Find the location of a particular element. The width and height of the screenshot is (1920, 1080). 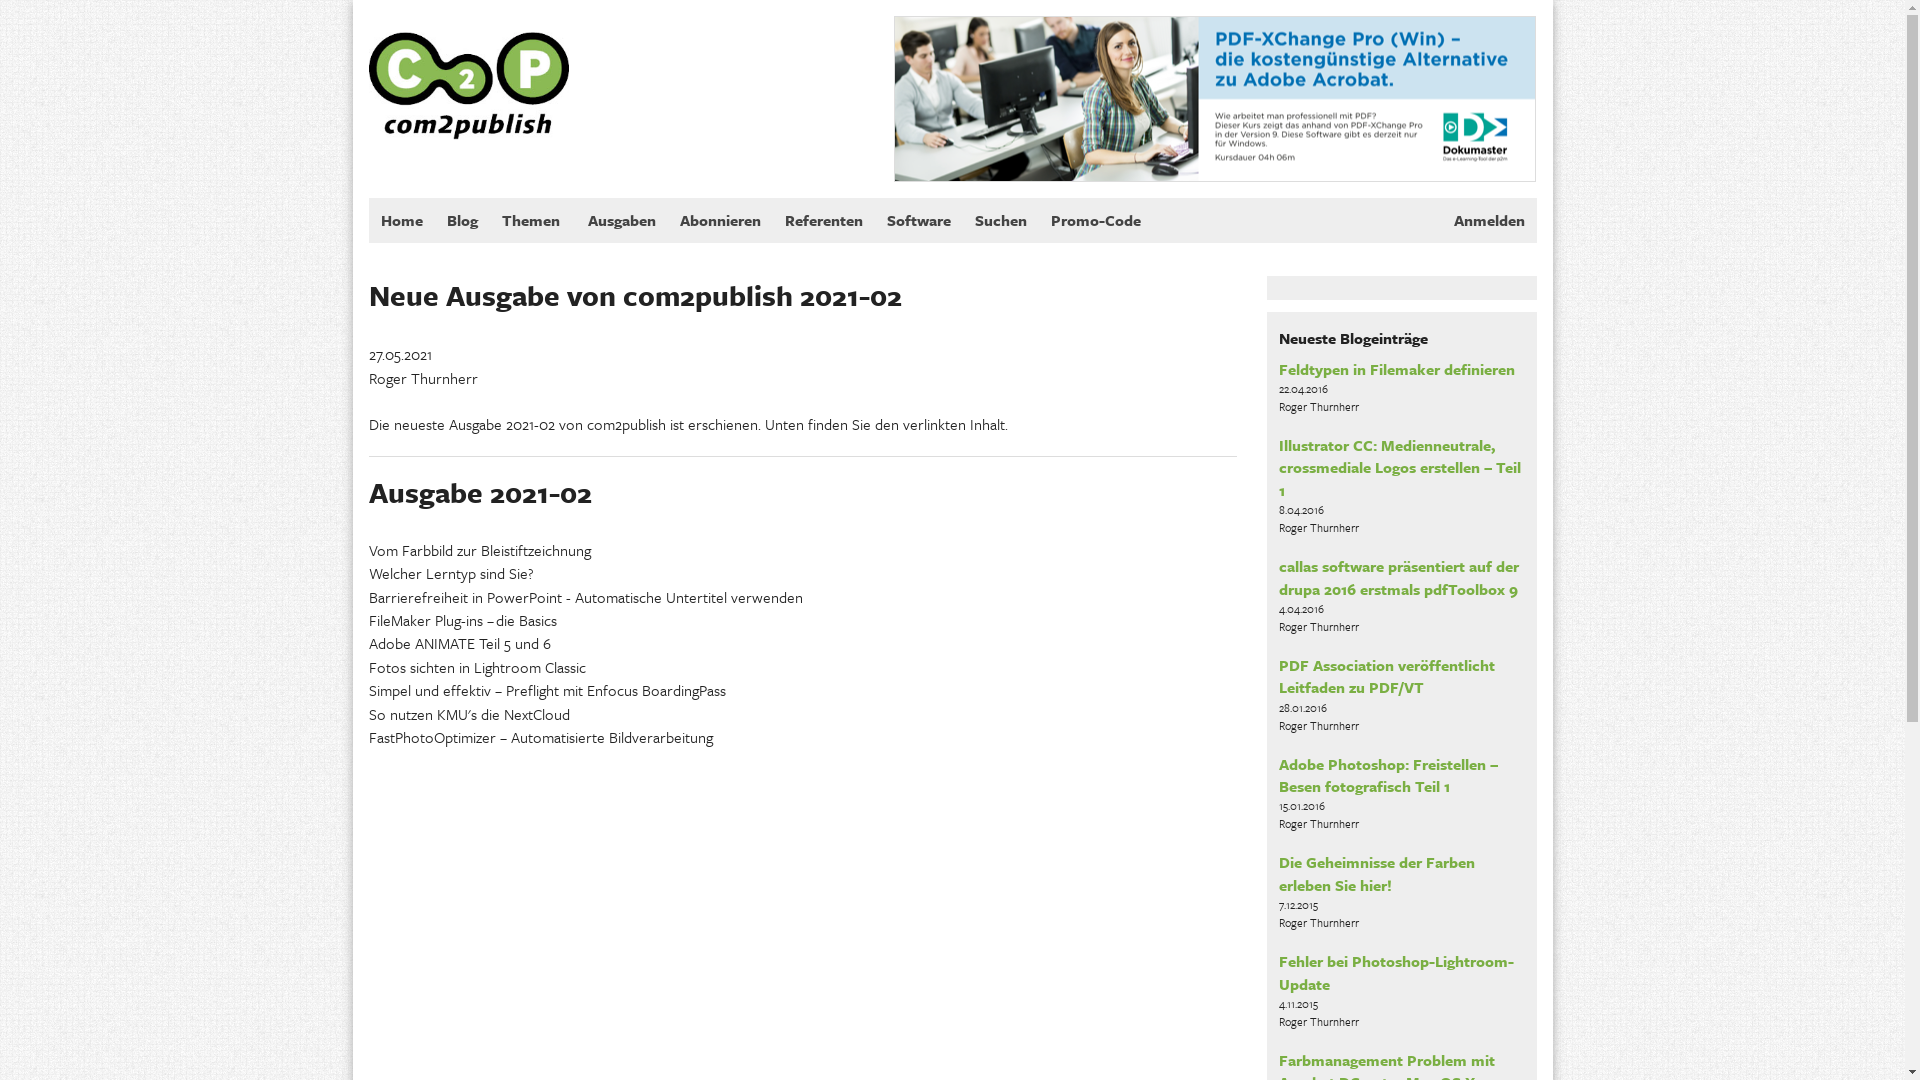

'Welcher Lerntyp sind Sie?' is located at coordinates (449, 573).